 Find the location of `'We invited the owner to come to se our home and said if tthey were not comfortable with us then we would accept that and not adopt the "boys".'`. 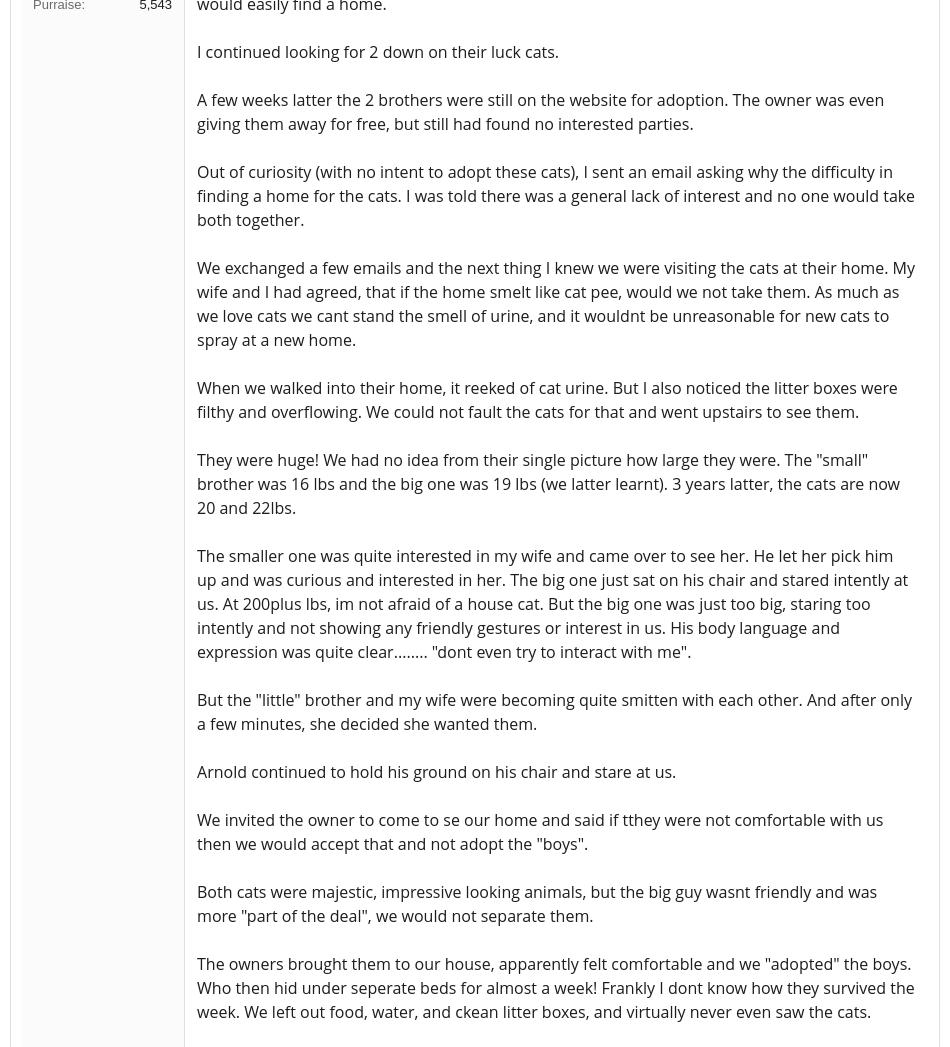

'We invited the owner to come to se our home and said if tthey were not comfortable with us then we would accept that and not adopt the "boys".' is located at coordinates (539, 831).